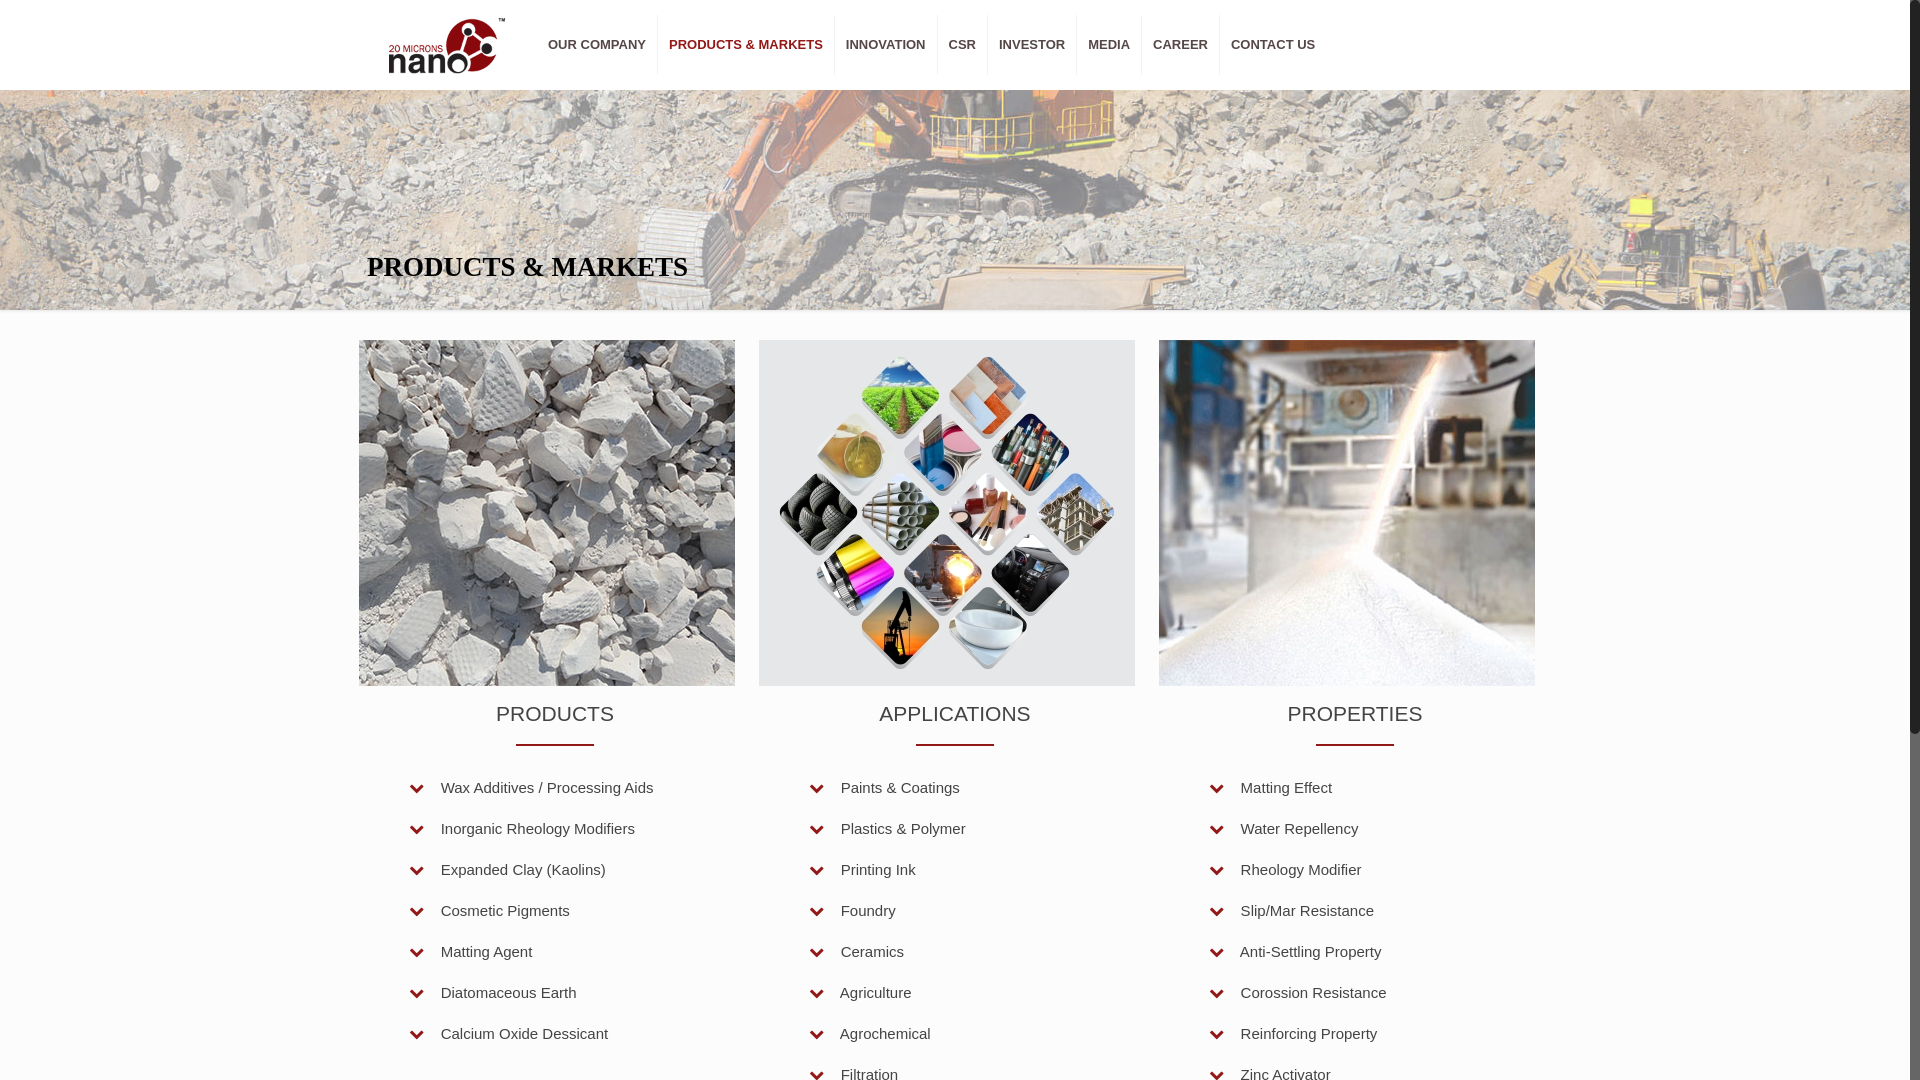  I want to click on 'OUR COMPANY', so click(596, 45).